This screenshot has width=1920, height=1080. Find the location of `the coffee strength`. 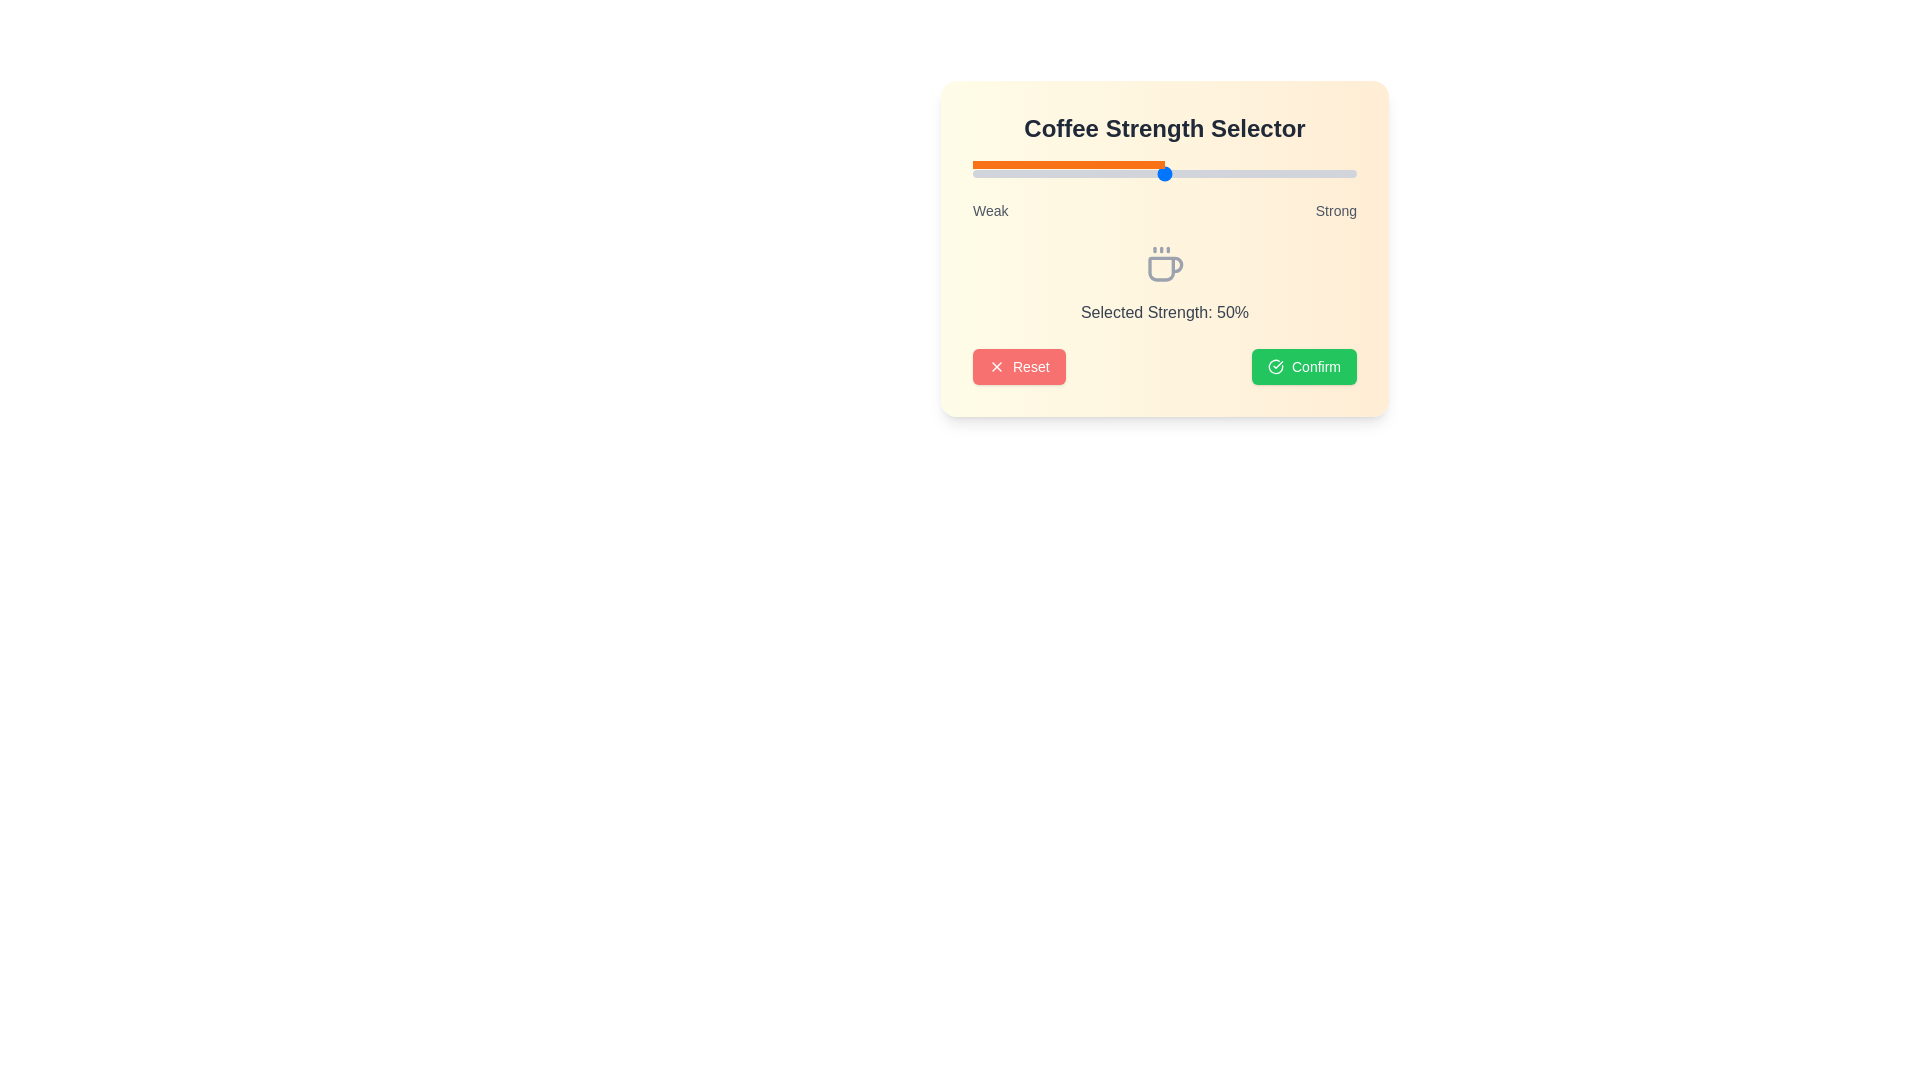

the coffee strength is located at coordinates (1117, 172).